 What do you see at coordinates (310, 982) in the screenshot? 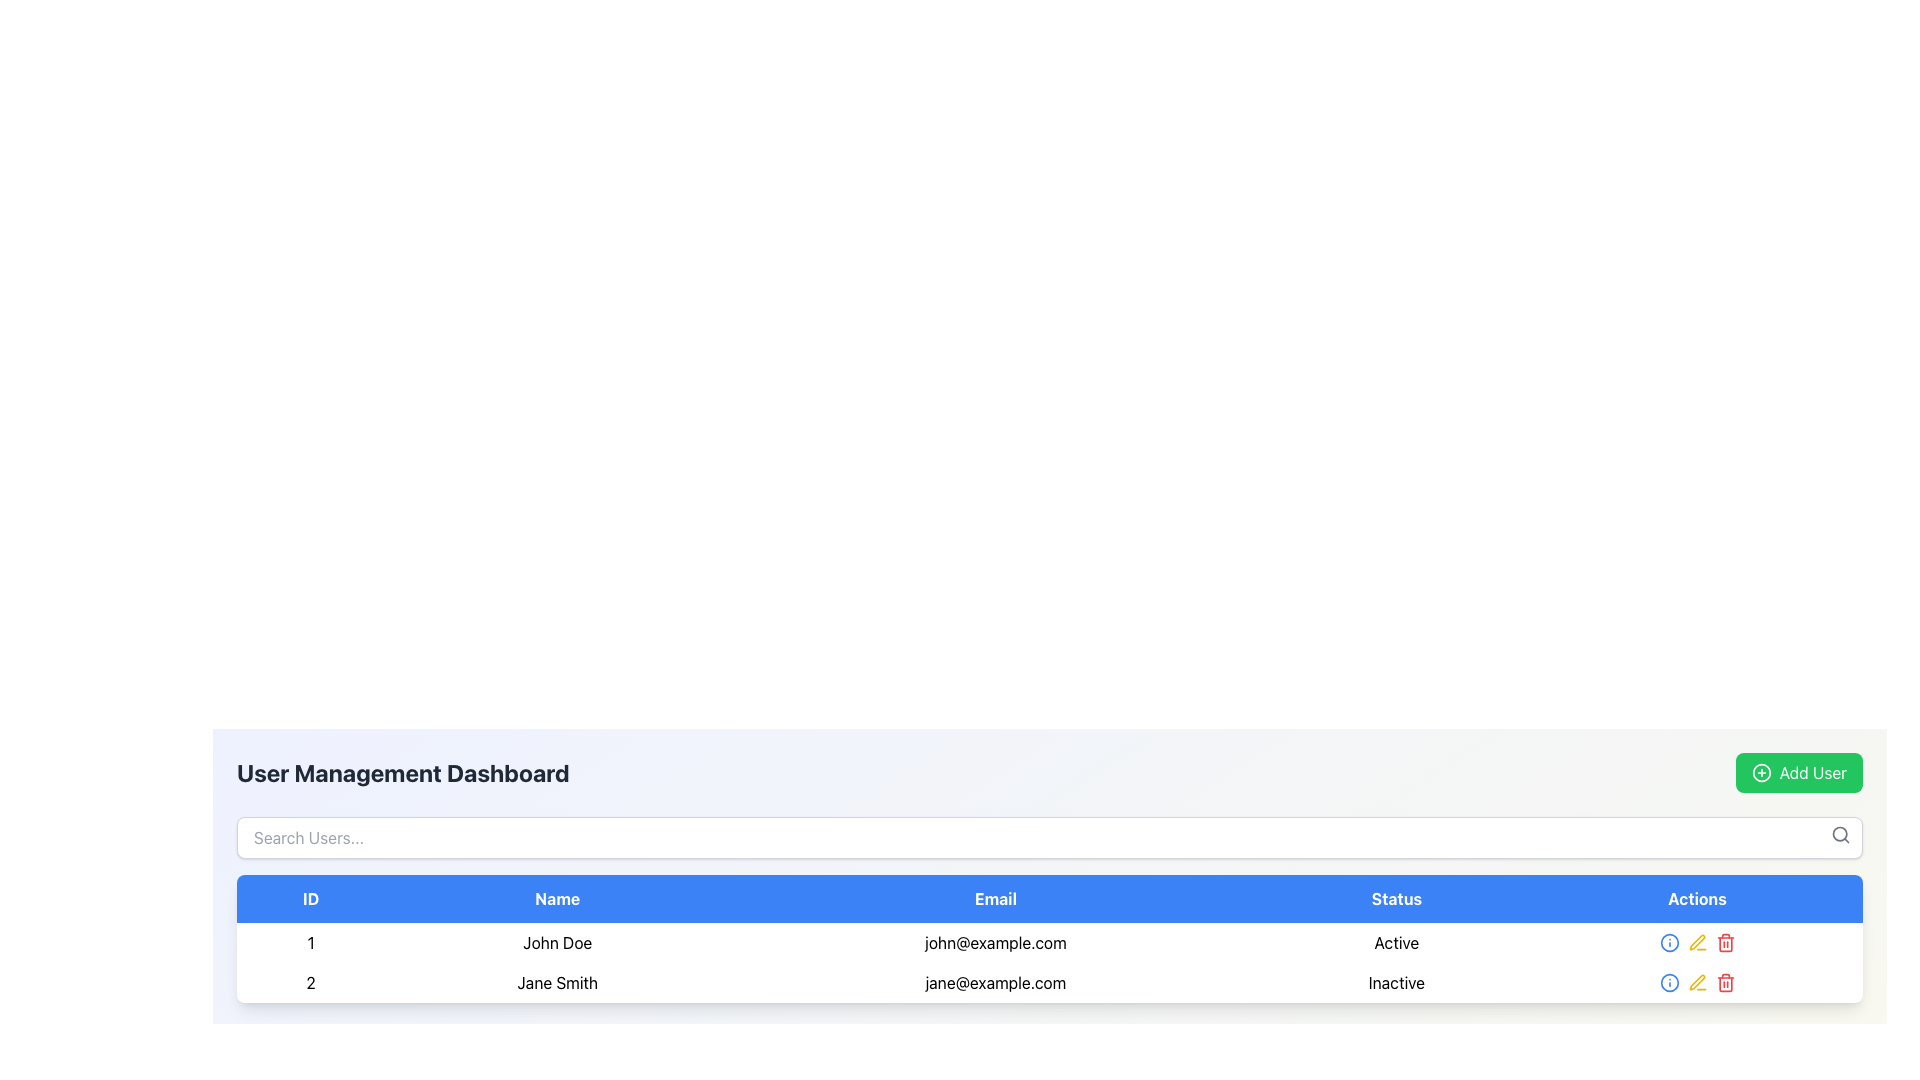
I see `the text identifier in the second row of the table under the 'ID' column` at bounding box center [310, 982].